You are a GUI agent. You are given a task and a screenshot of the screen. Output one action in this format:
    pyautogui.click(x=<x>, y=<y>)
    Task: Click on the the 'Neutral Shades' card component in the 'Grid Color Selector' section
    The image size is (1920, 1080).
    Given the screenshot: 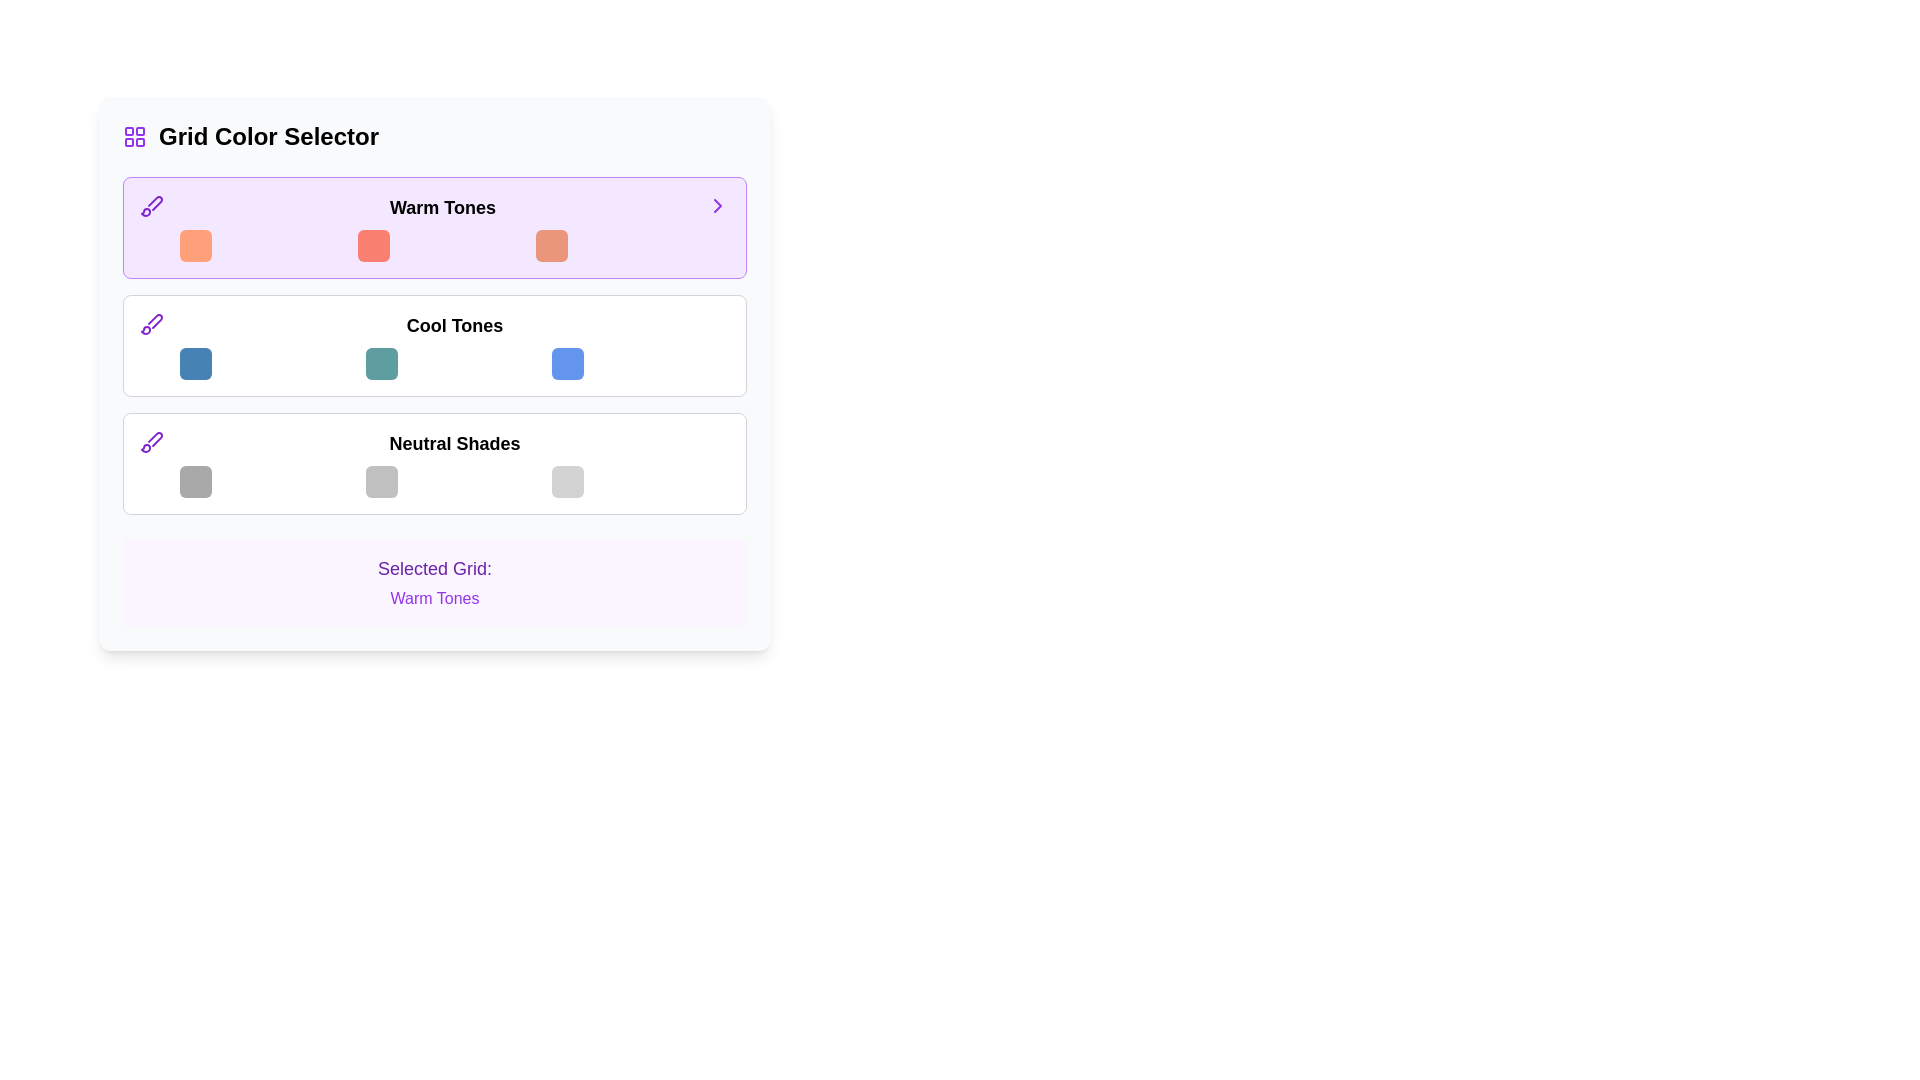 What is the action you would take?
    pyautogui.click(x=434, y=463)
    